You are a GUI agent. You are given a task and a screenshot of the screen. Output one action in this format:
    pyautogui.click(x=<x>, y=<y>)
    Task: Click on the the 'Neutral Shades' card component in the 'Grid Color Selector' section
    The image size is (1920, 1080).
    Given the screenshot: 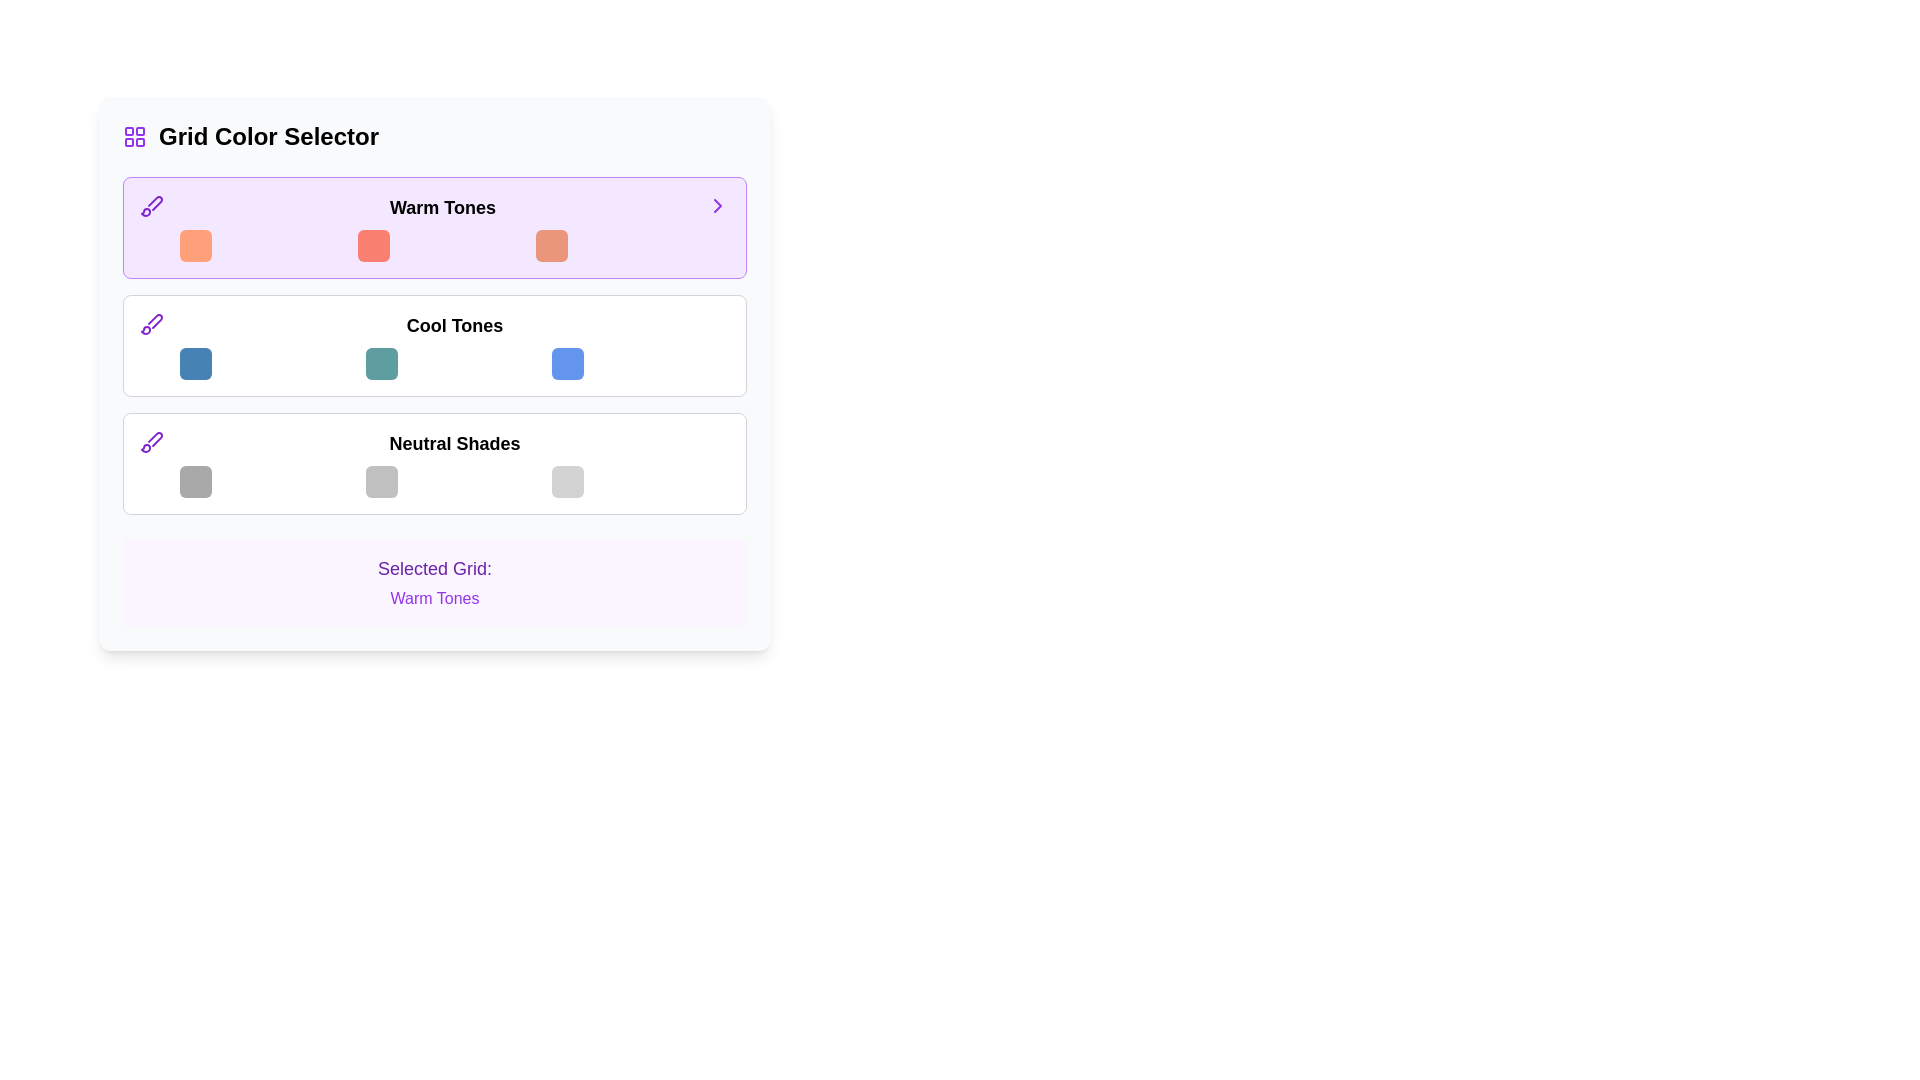 What is the action you would take?
    pyautogui.click(x=434, y=463)
    